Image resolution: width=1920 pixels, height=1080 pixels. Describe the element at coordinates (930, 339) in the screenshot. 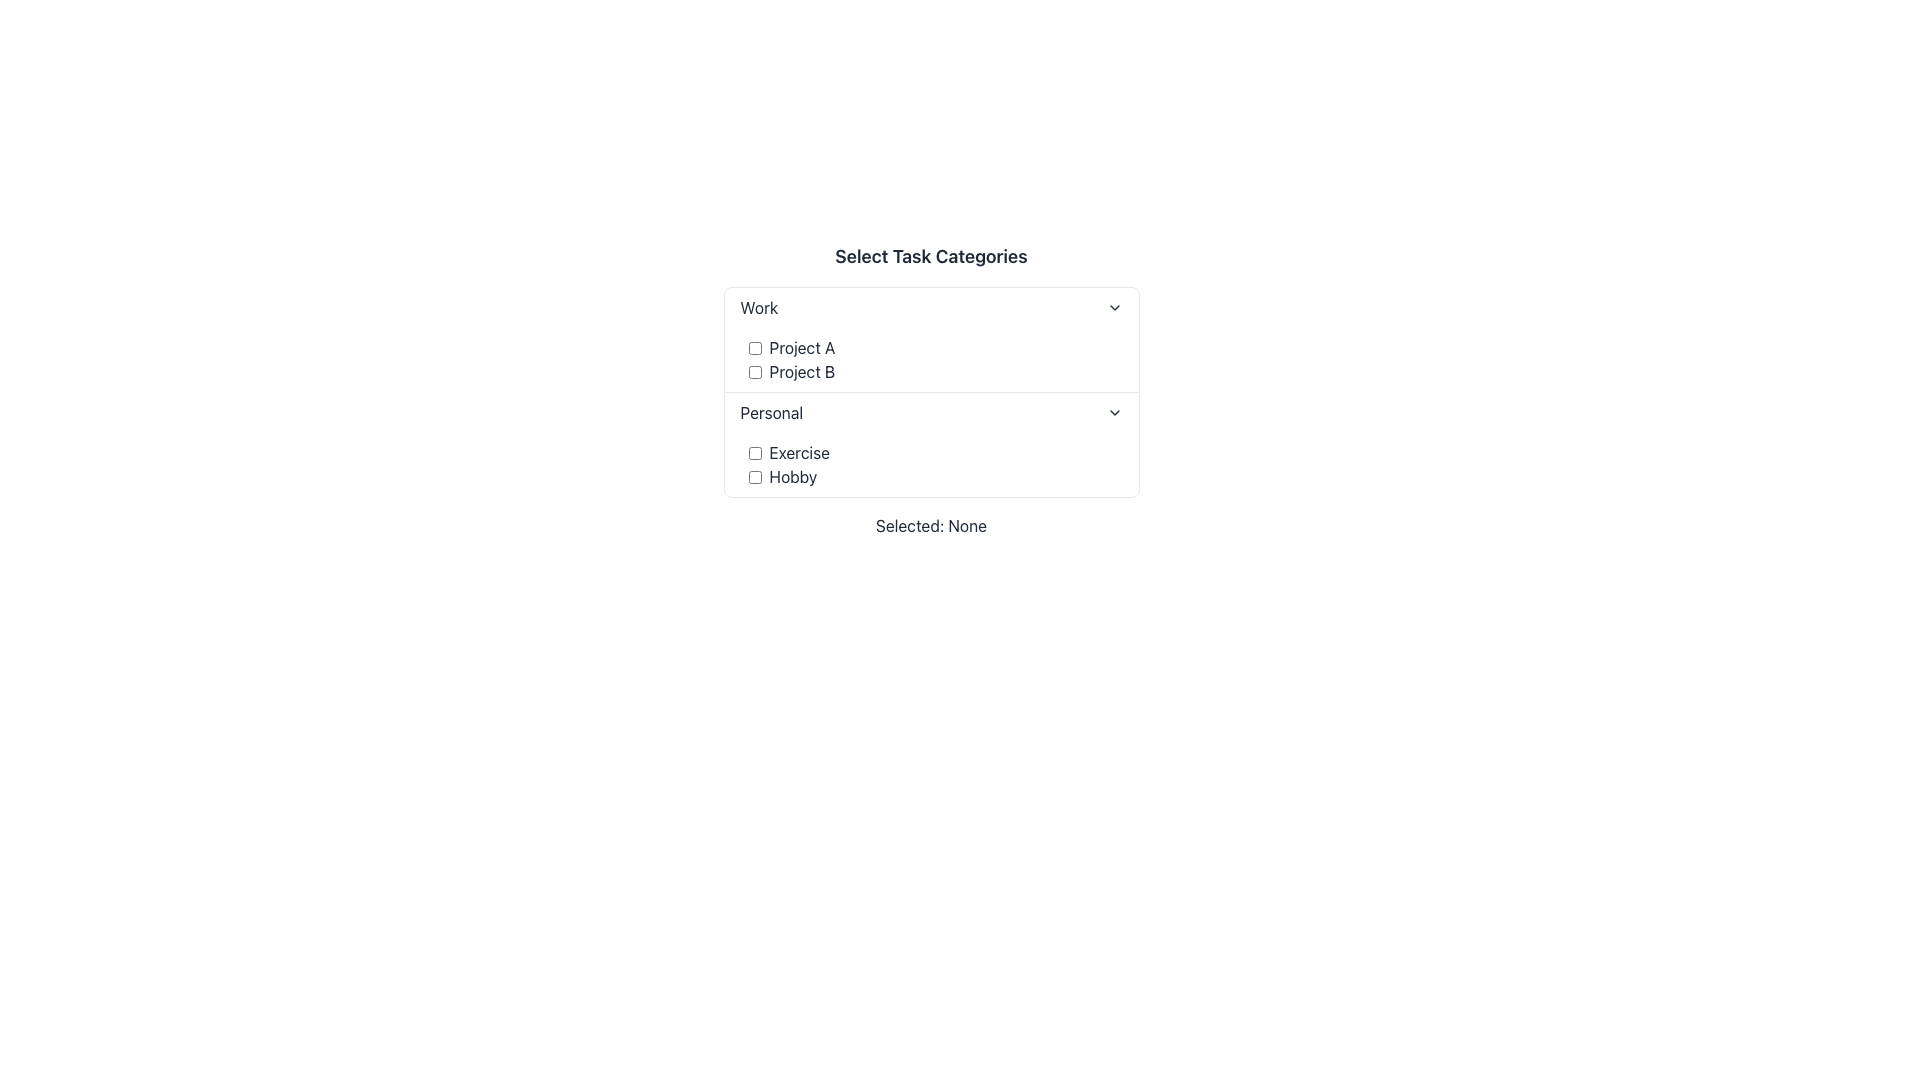

I see `the checkbox for 'Project B' located under the 'Work' section, which contains collapsible and selectable items` at that location.